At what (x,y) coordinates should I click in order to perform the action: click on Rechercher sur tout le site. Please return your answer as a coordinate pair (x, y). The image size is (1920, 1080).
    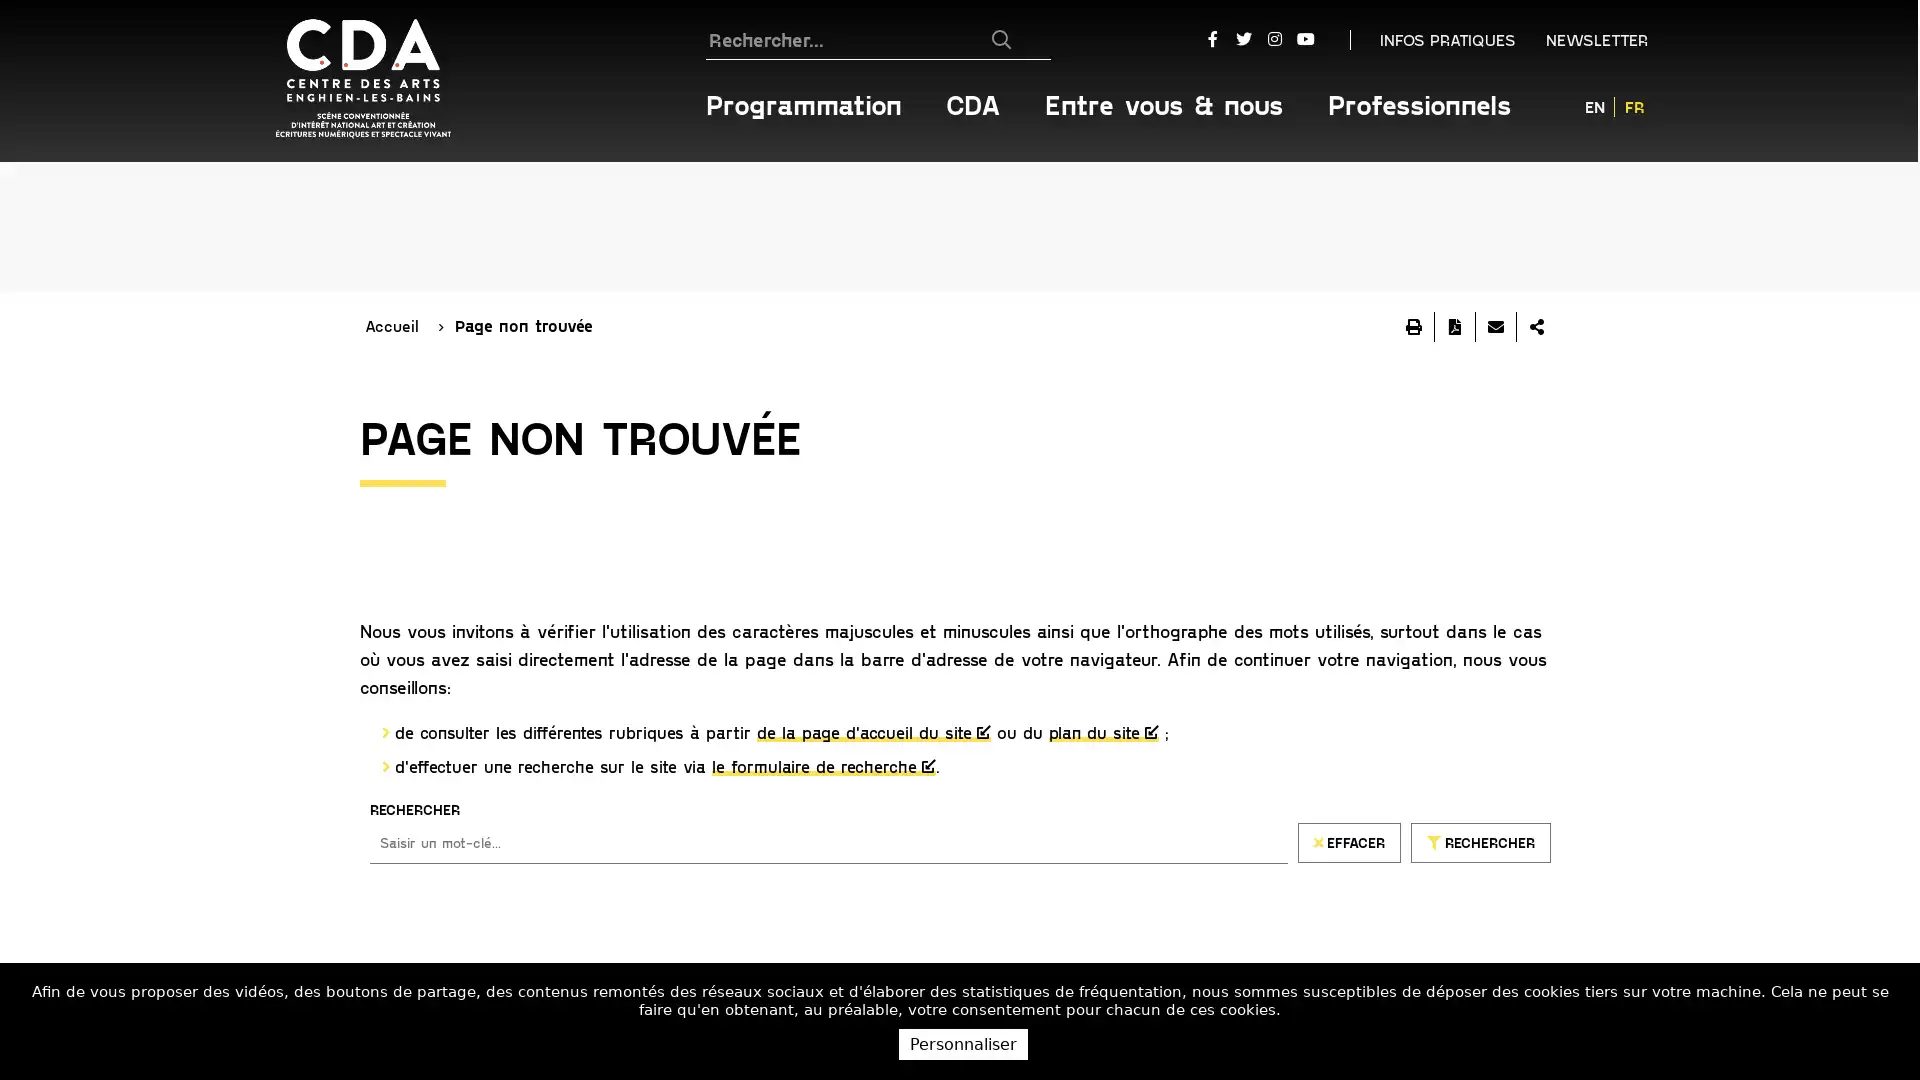
    Looking at the image, I should click on (1012, 39).